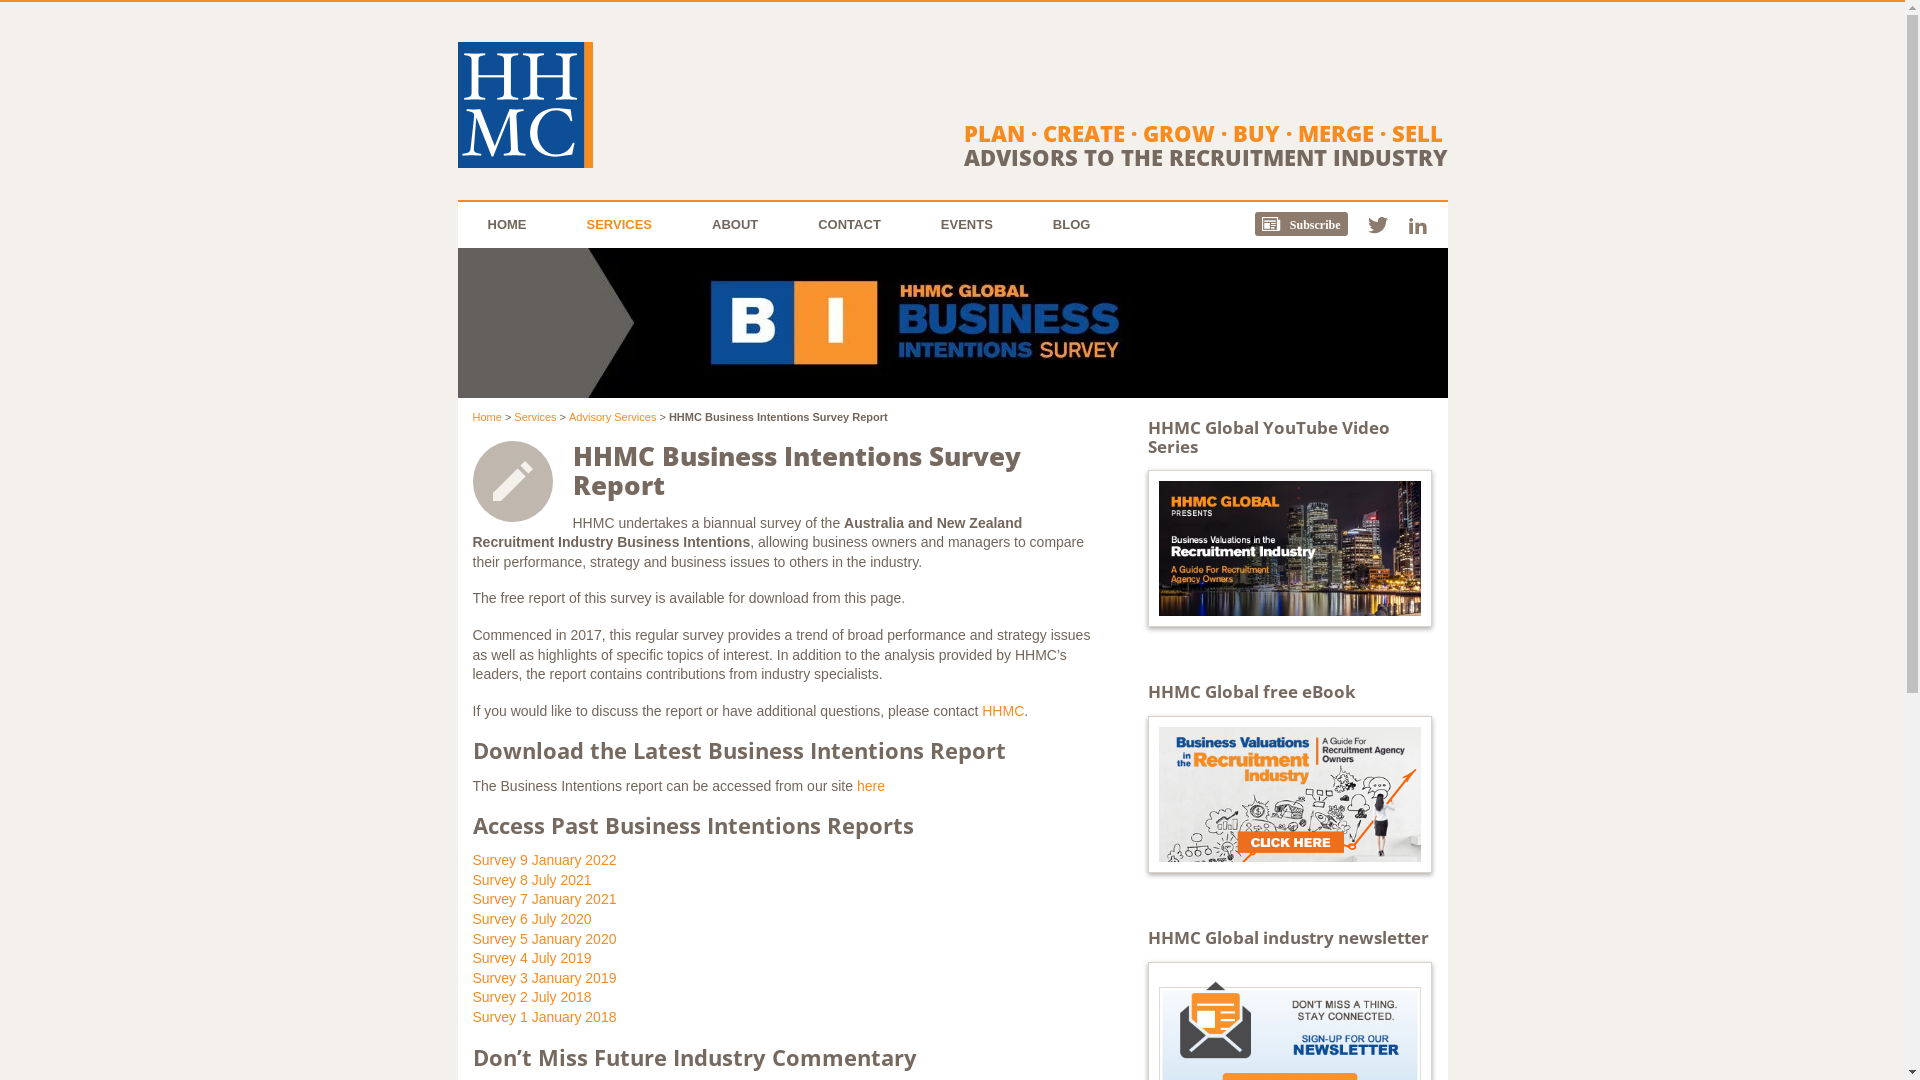 The image size is (1920, 1080). I want to click on 'Home', so click(486, 415).